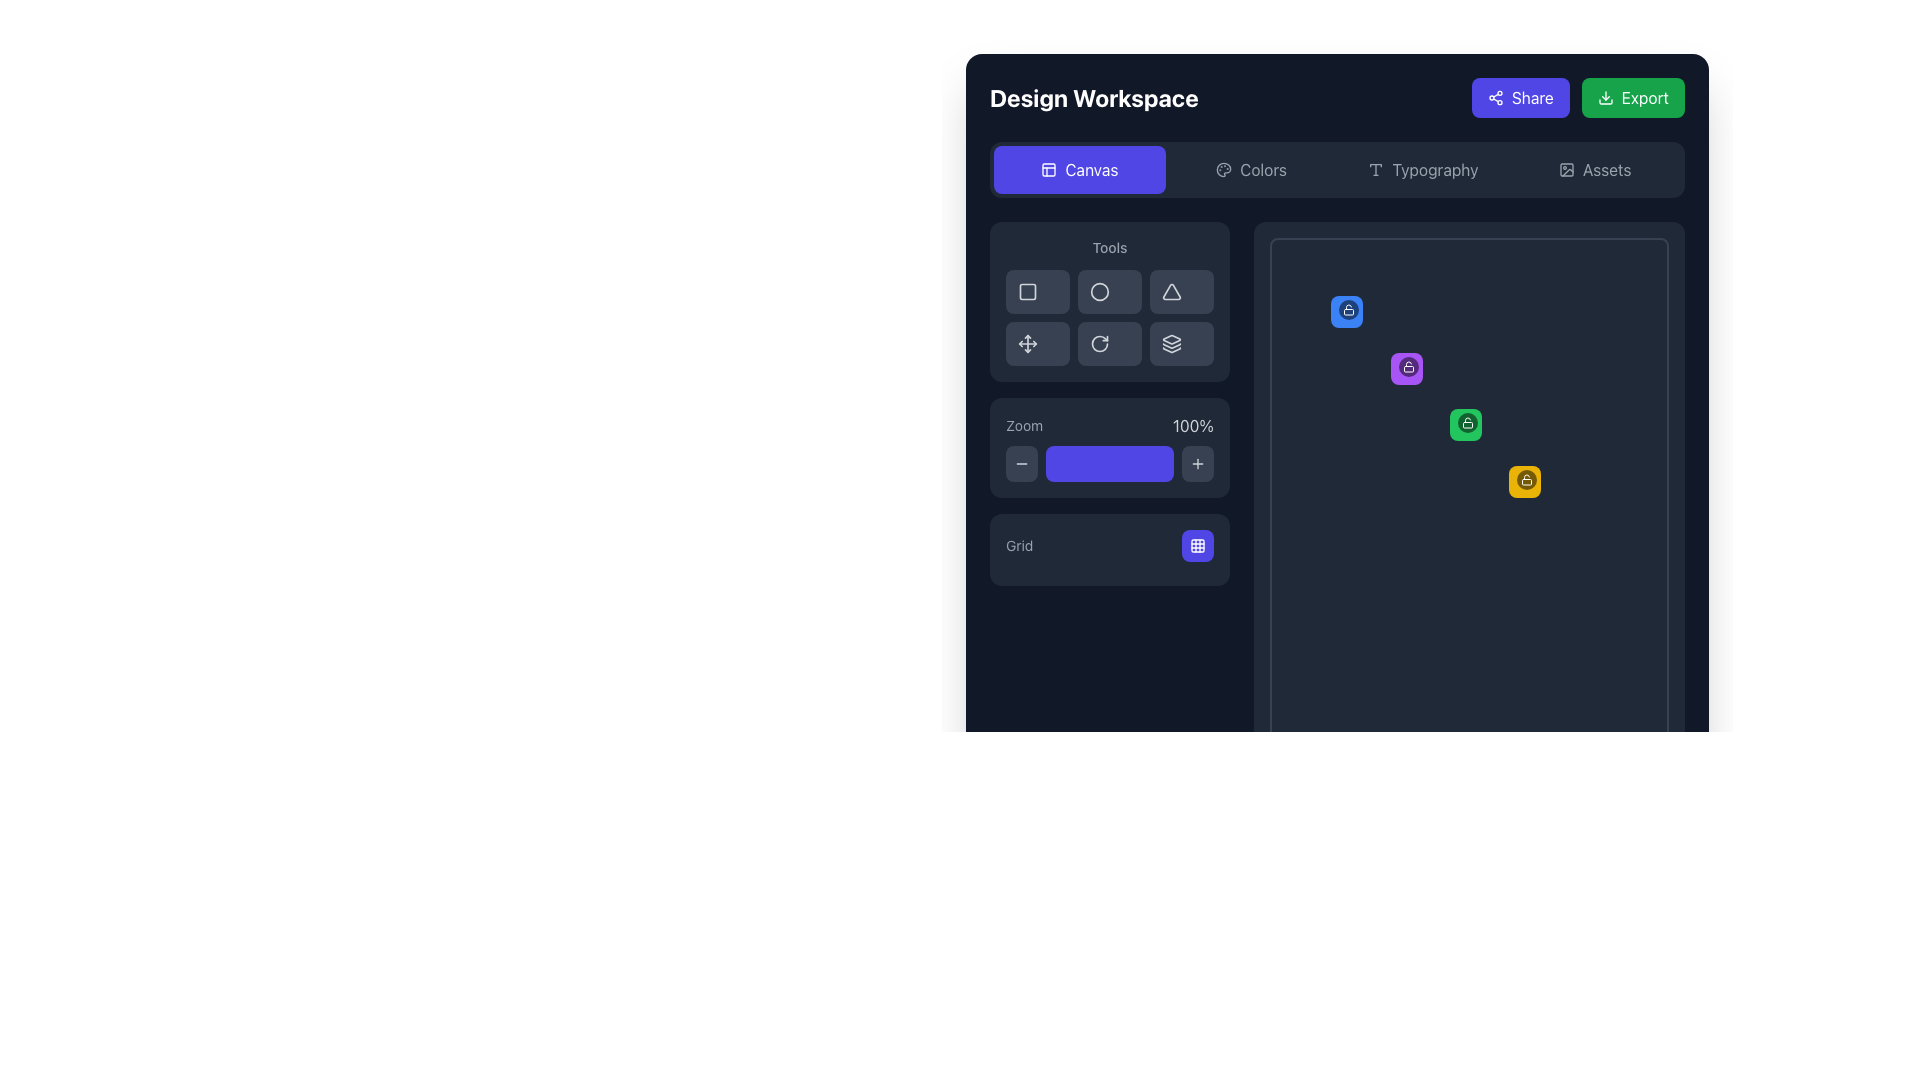 This screenshot has height=1080, width=1920. Describe the element at coordinates (1024, 424) in the screenshot. I see `the small text label that states 'Zoom', which is styled with a gray font color and located in the left-side panel near the zoom controls` at that location.